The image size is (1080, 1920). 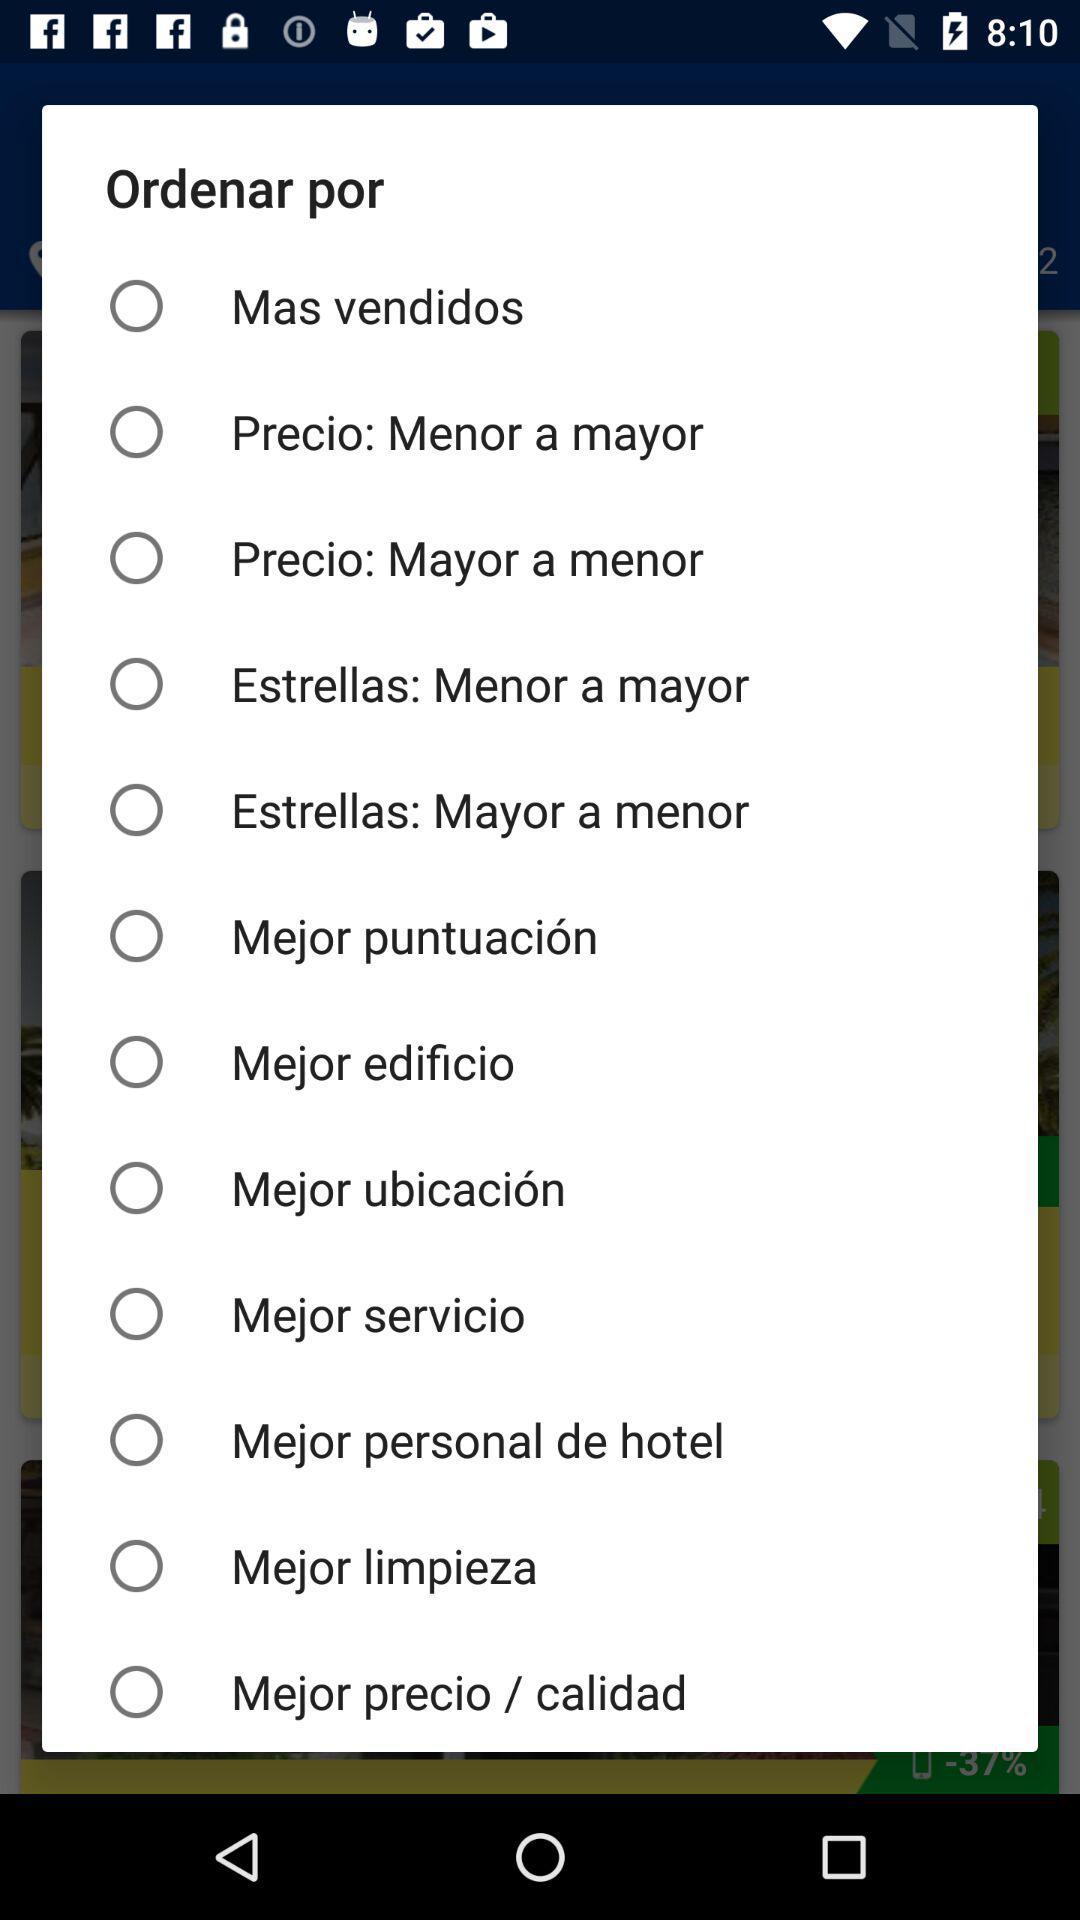 I want to click on the mas vendidos  item, so click(x=540, y=305).